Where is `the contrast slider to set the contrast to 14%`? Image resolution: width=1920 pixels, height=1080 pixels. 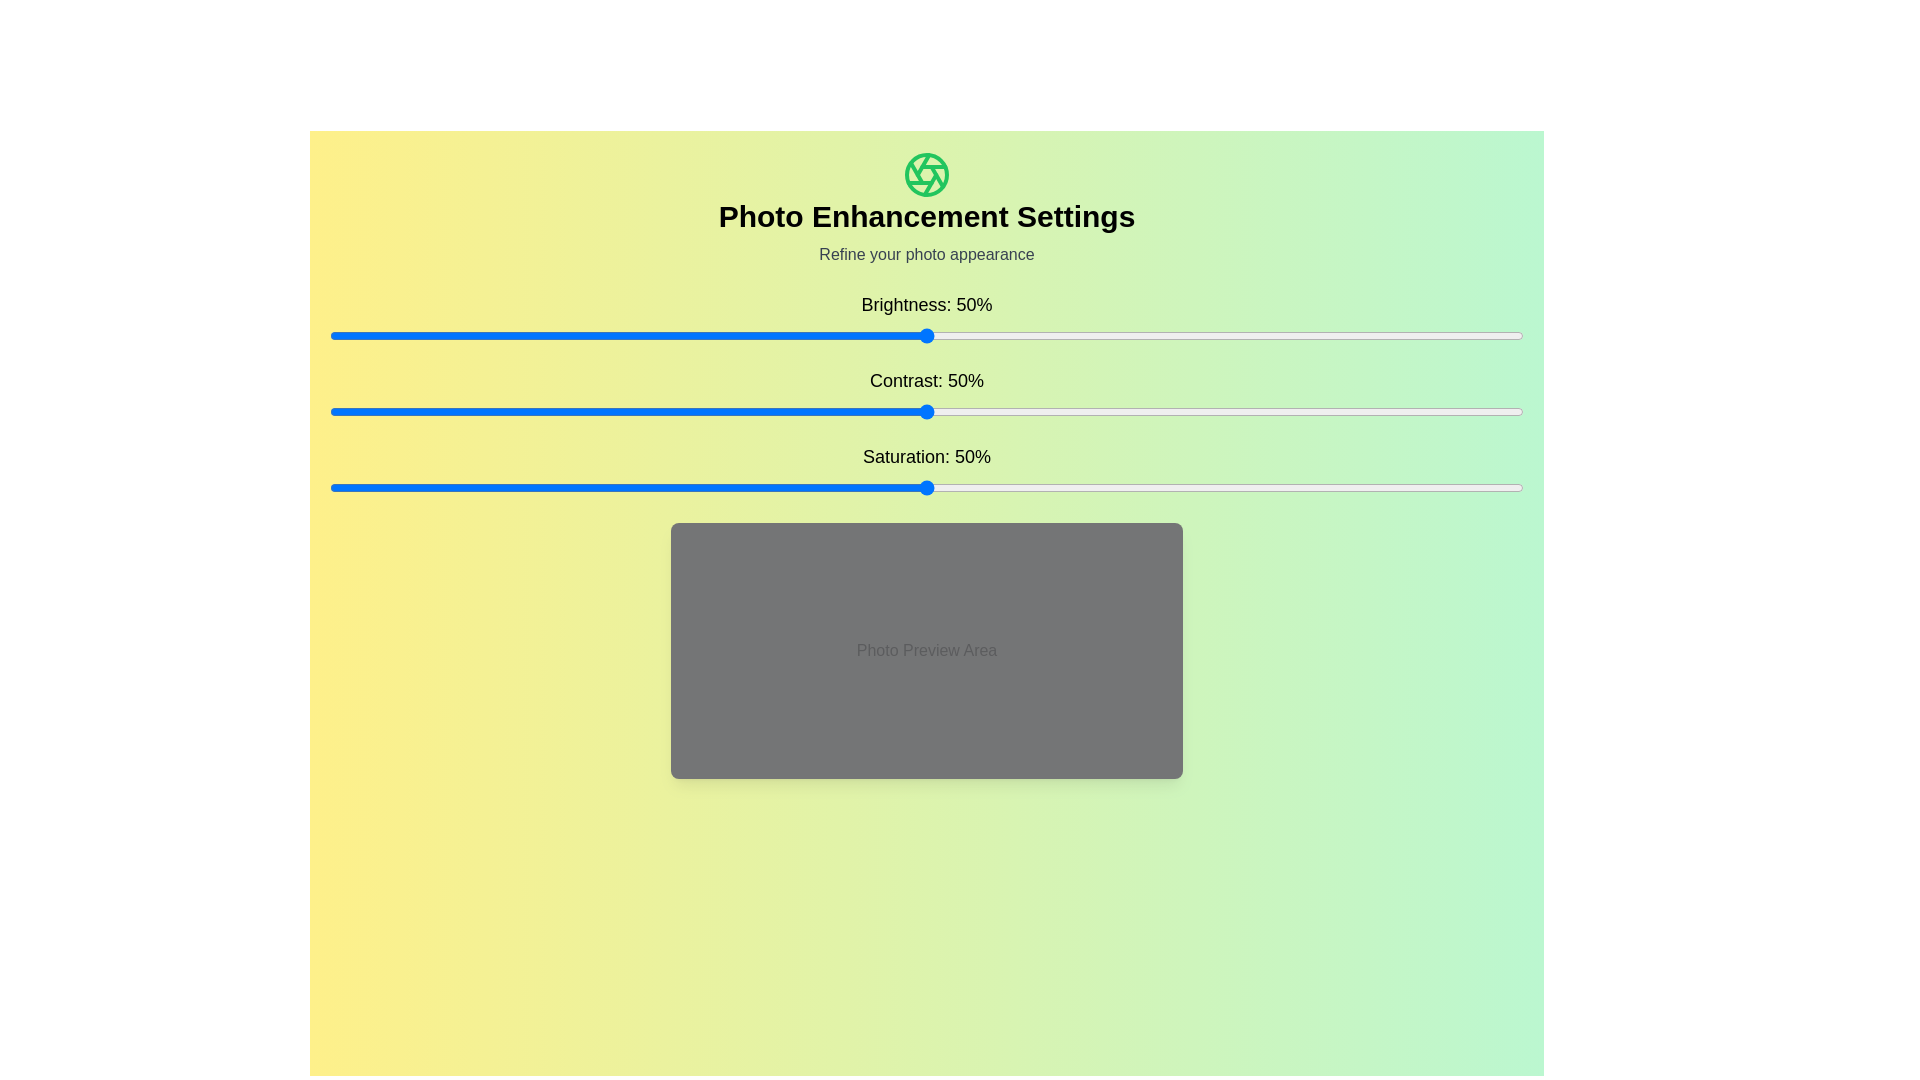
the contrast slider to set the contrast to 14% is located at coordinates (497, 411).